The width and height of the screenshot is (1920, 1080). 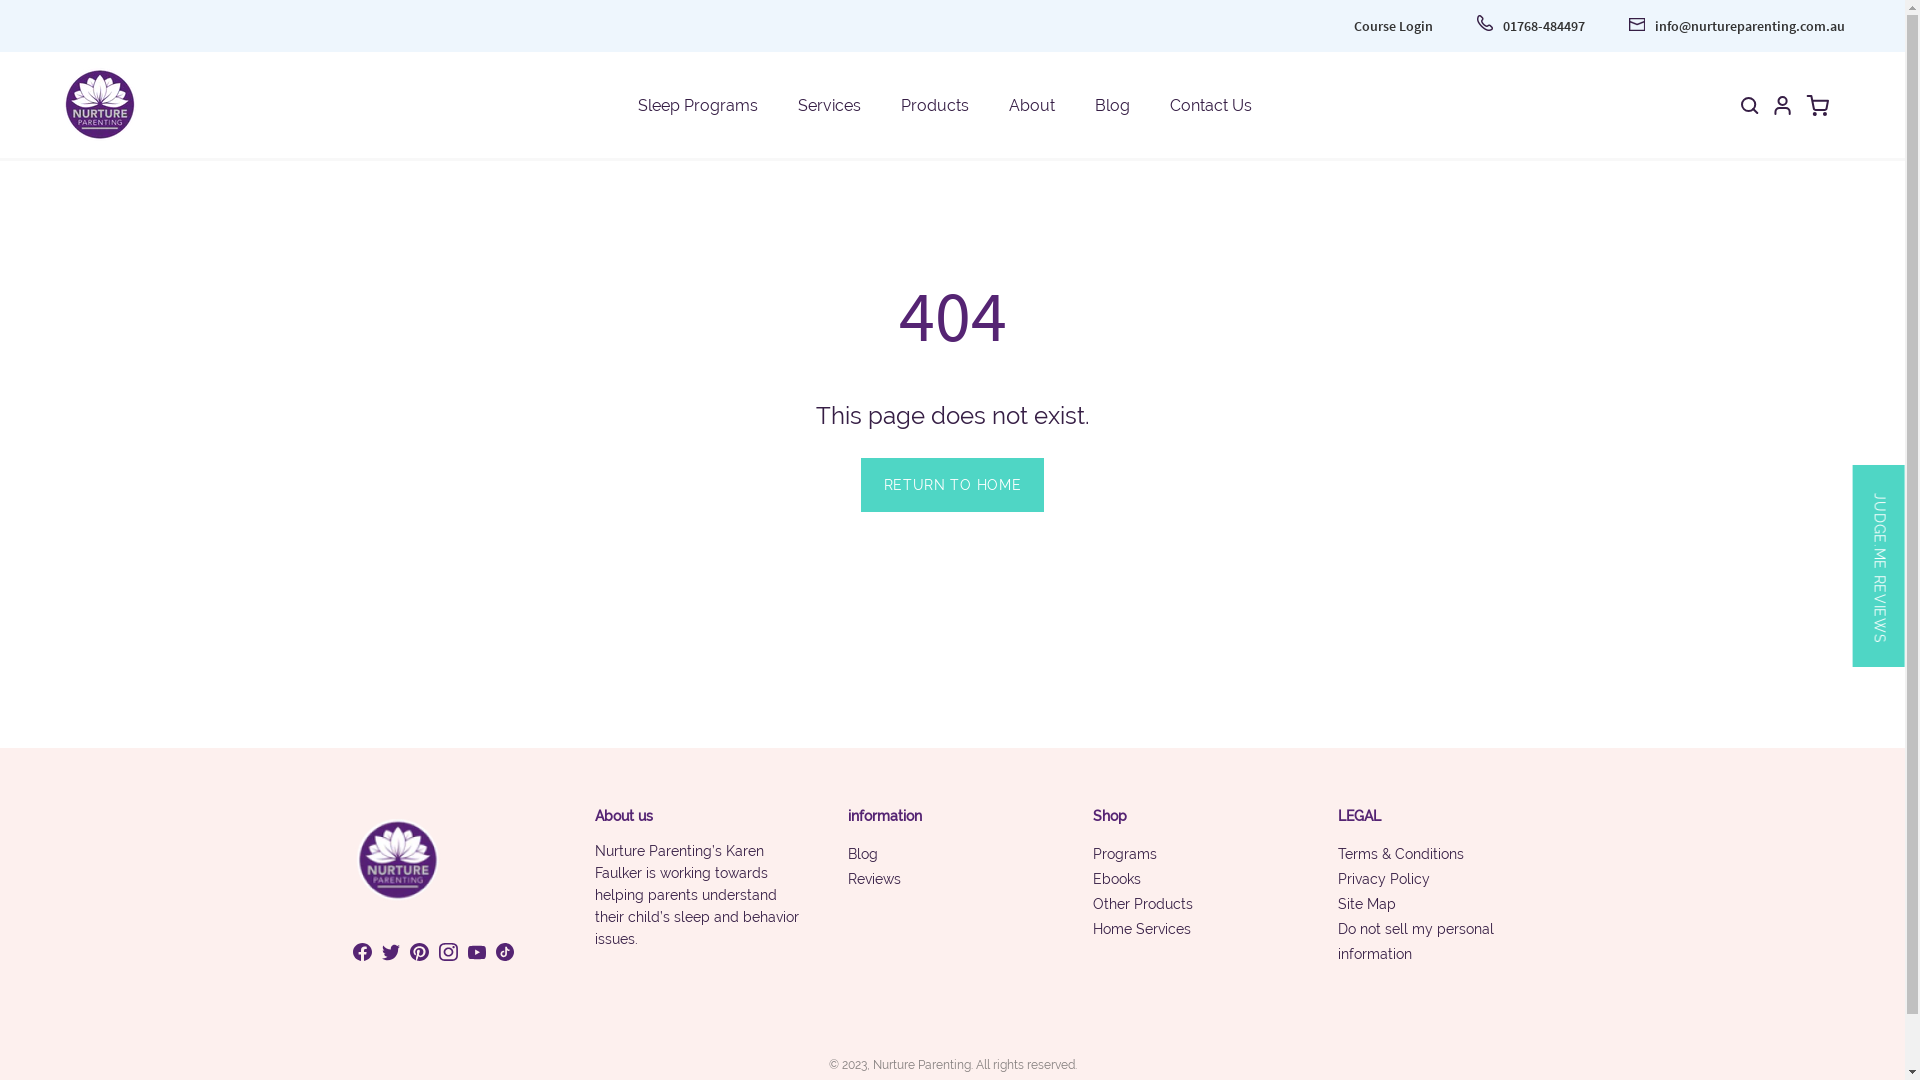 What do you see at coordinates (1415, 941) in the screenshot?
I see `'Do not sell my personal information'` at bounding box center [1415, 941].